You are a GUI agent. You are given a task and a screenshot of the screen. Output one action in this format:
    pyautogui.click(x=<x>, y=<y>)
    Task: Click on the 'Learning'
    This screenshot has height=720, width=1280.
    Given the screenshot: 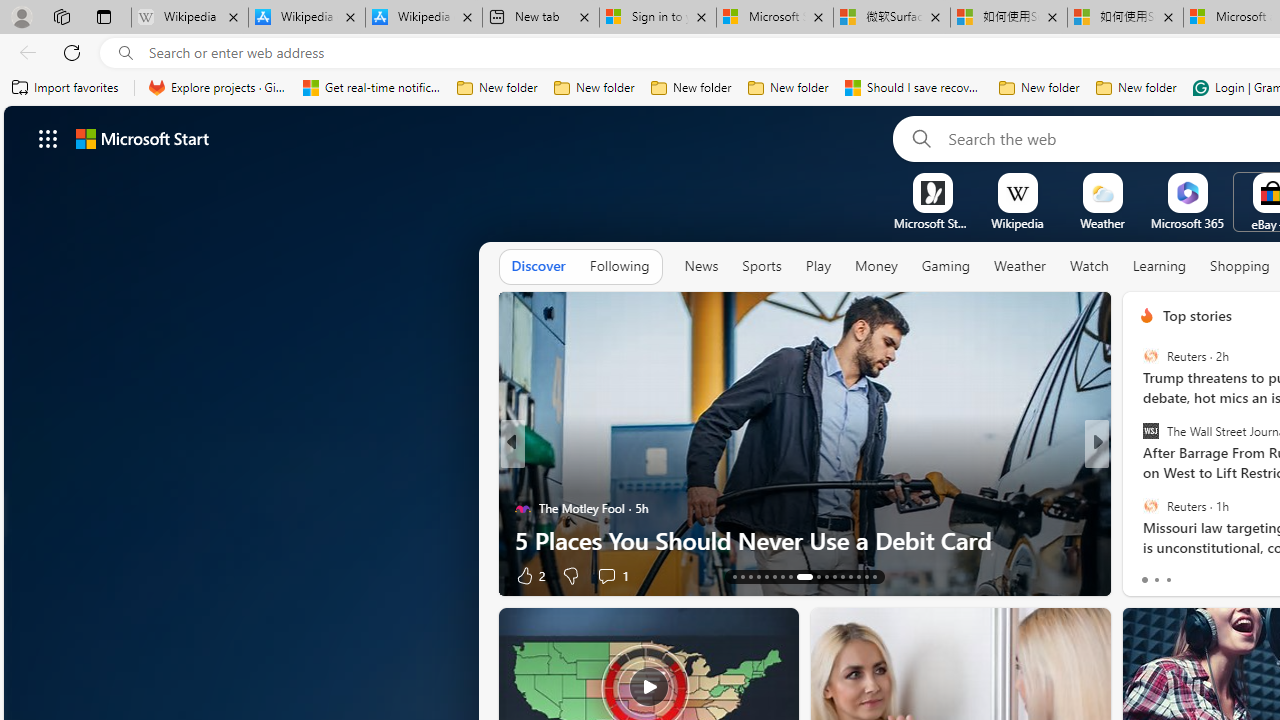 What is the action you would take?
    pyautogui.click(x=1159, y=266)
    